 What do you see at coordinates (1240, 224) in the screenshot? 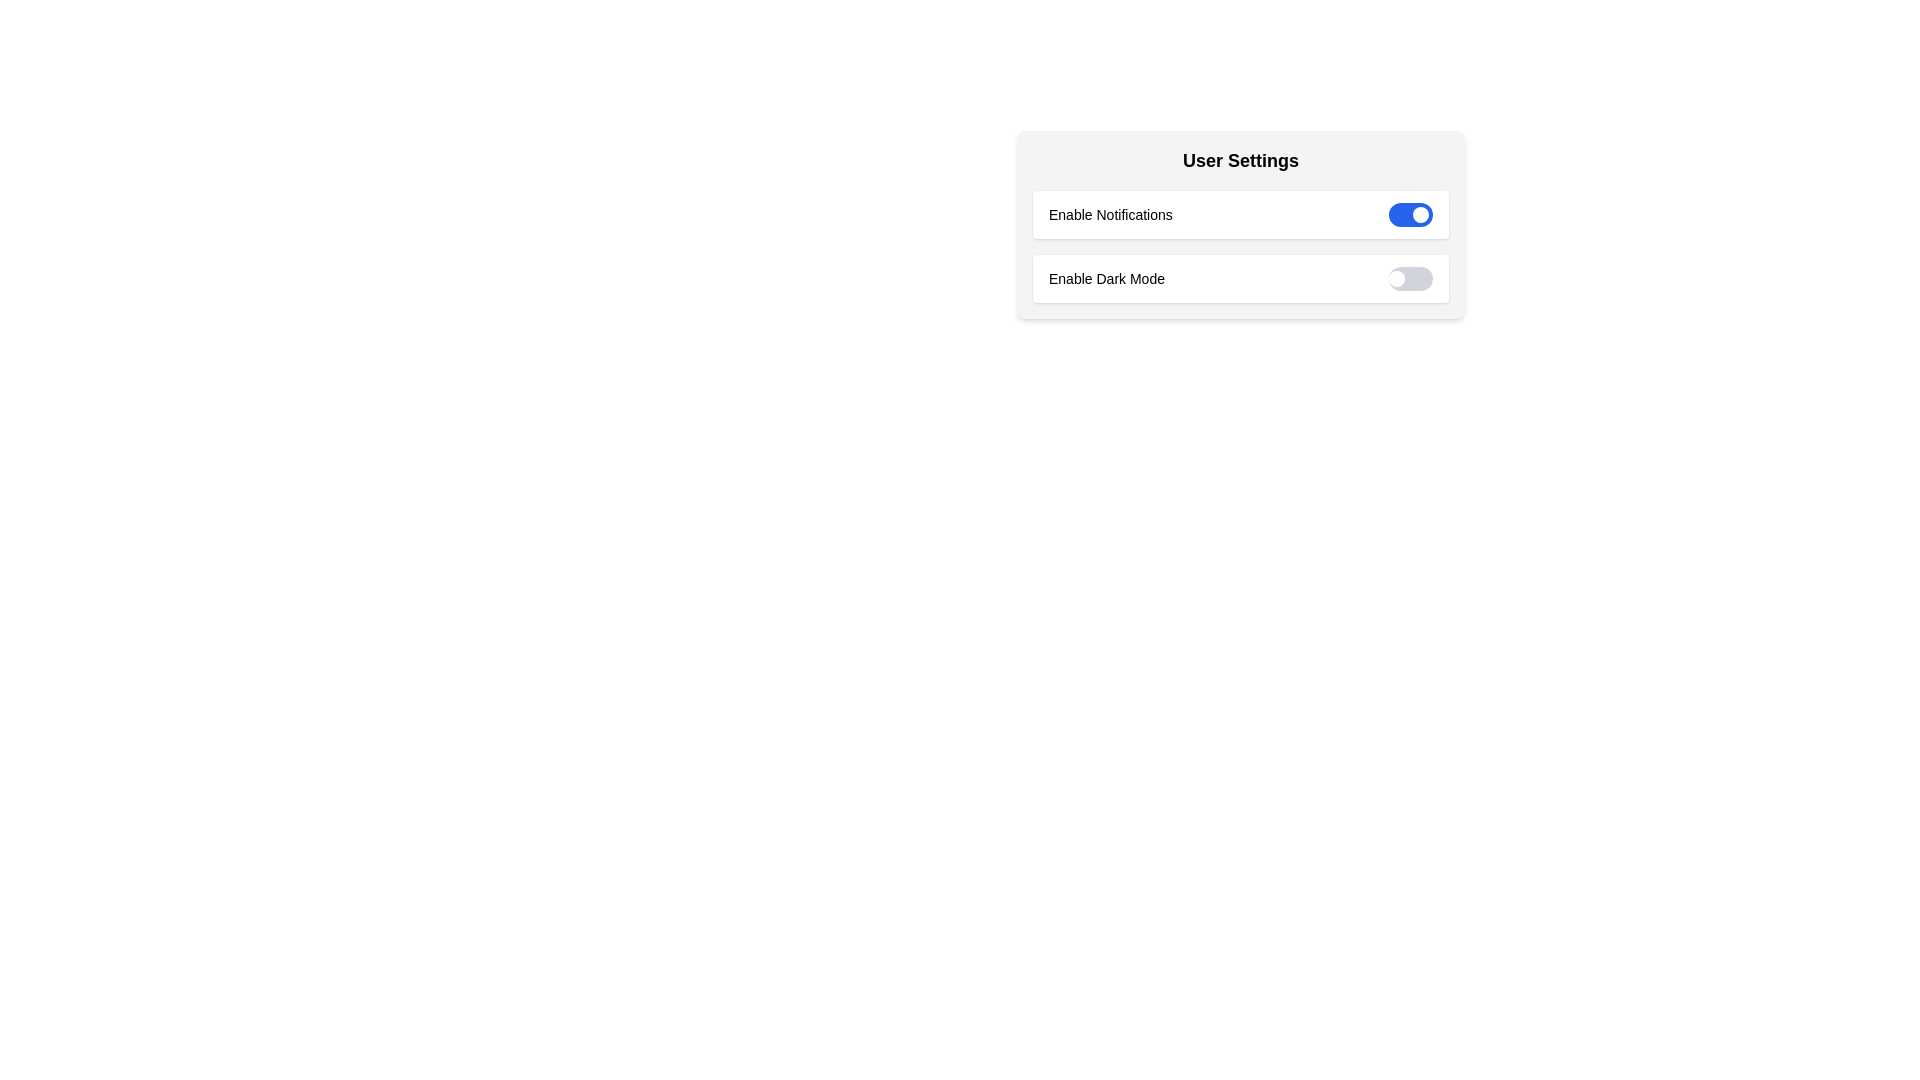
I see `the 'Enable Notifications' toggle switch in the settings panel` at bounding box center [1240, 224].